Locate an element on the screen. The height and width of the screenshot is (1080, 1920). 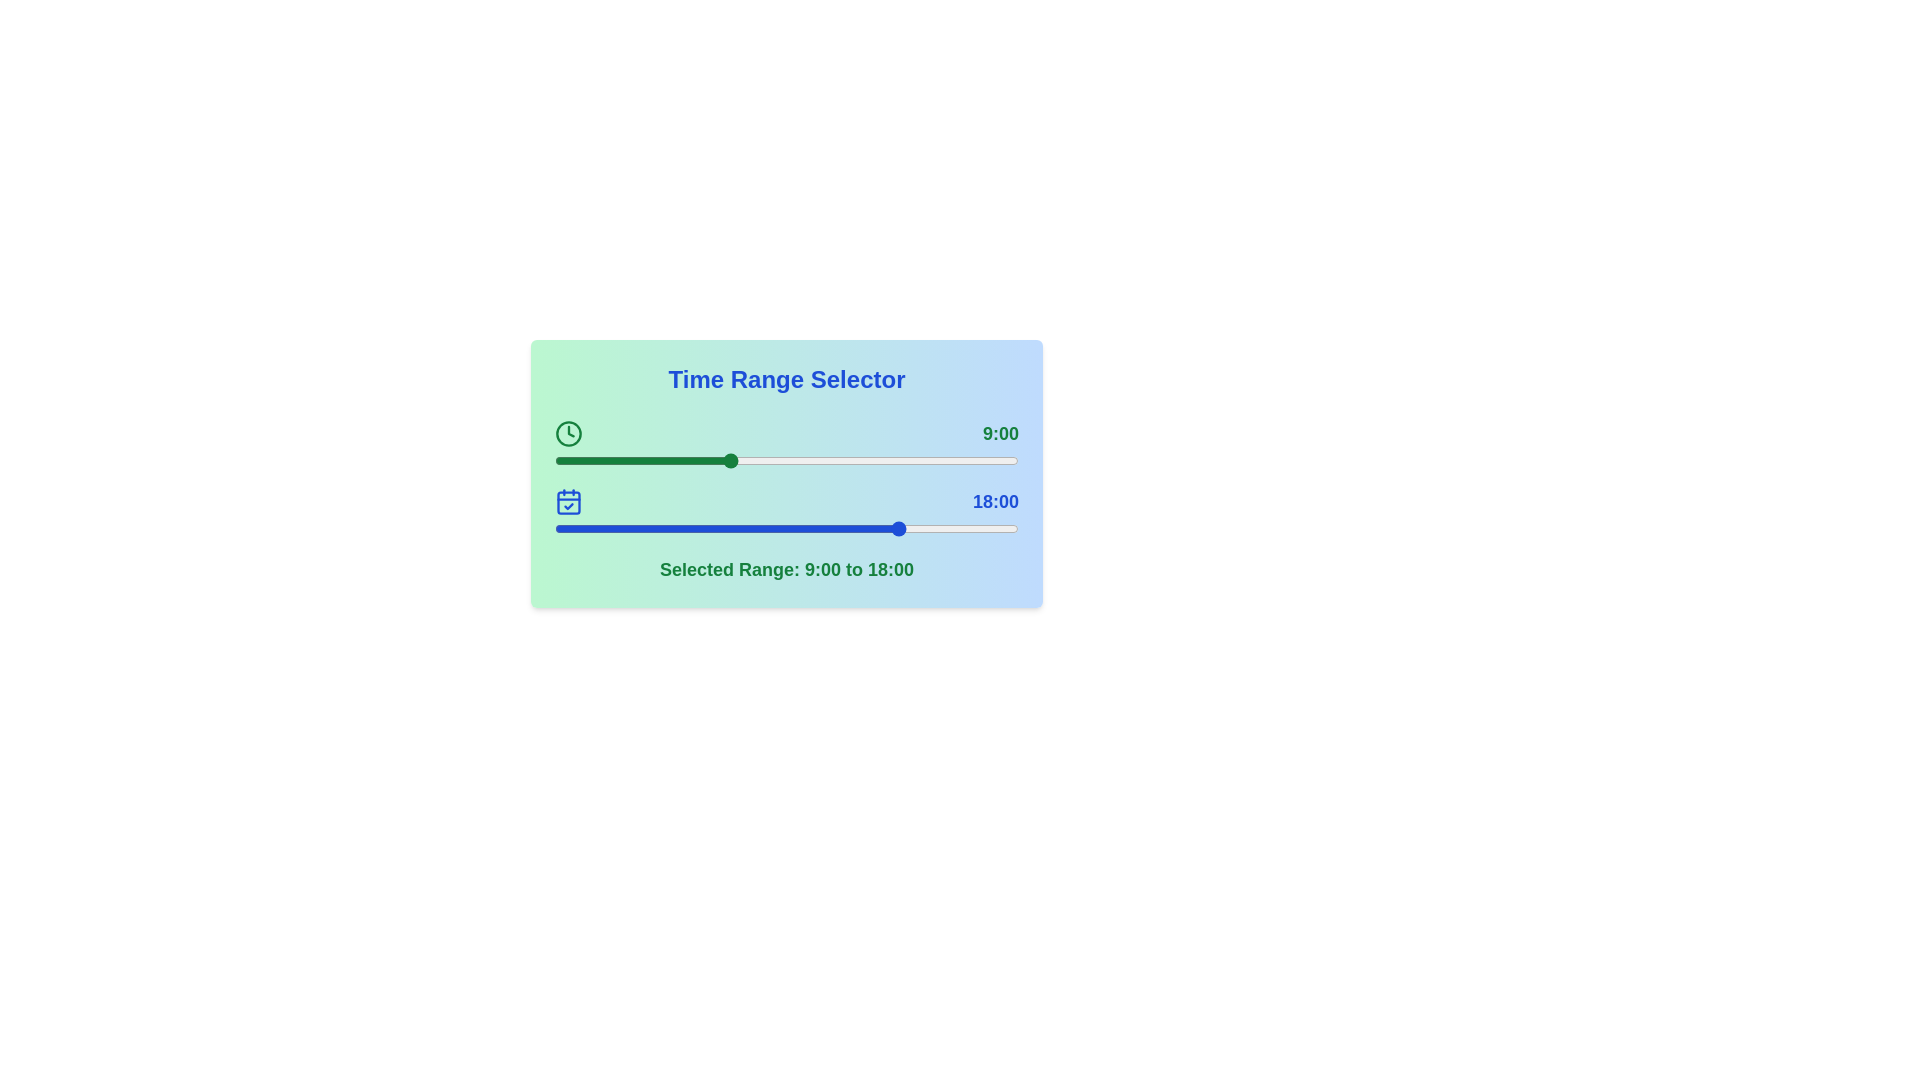
the time is located at coordinates (555, 527).